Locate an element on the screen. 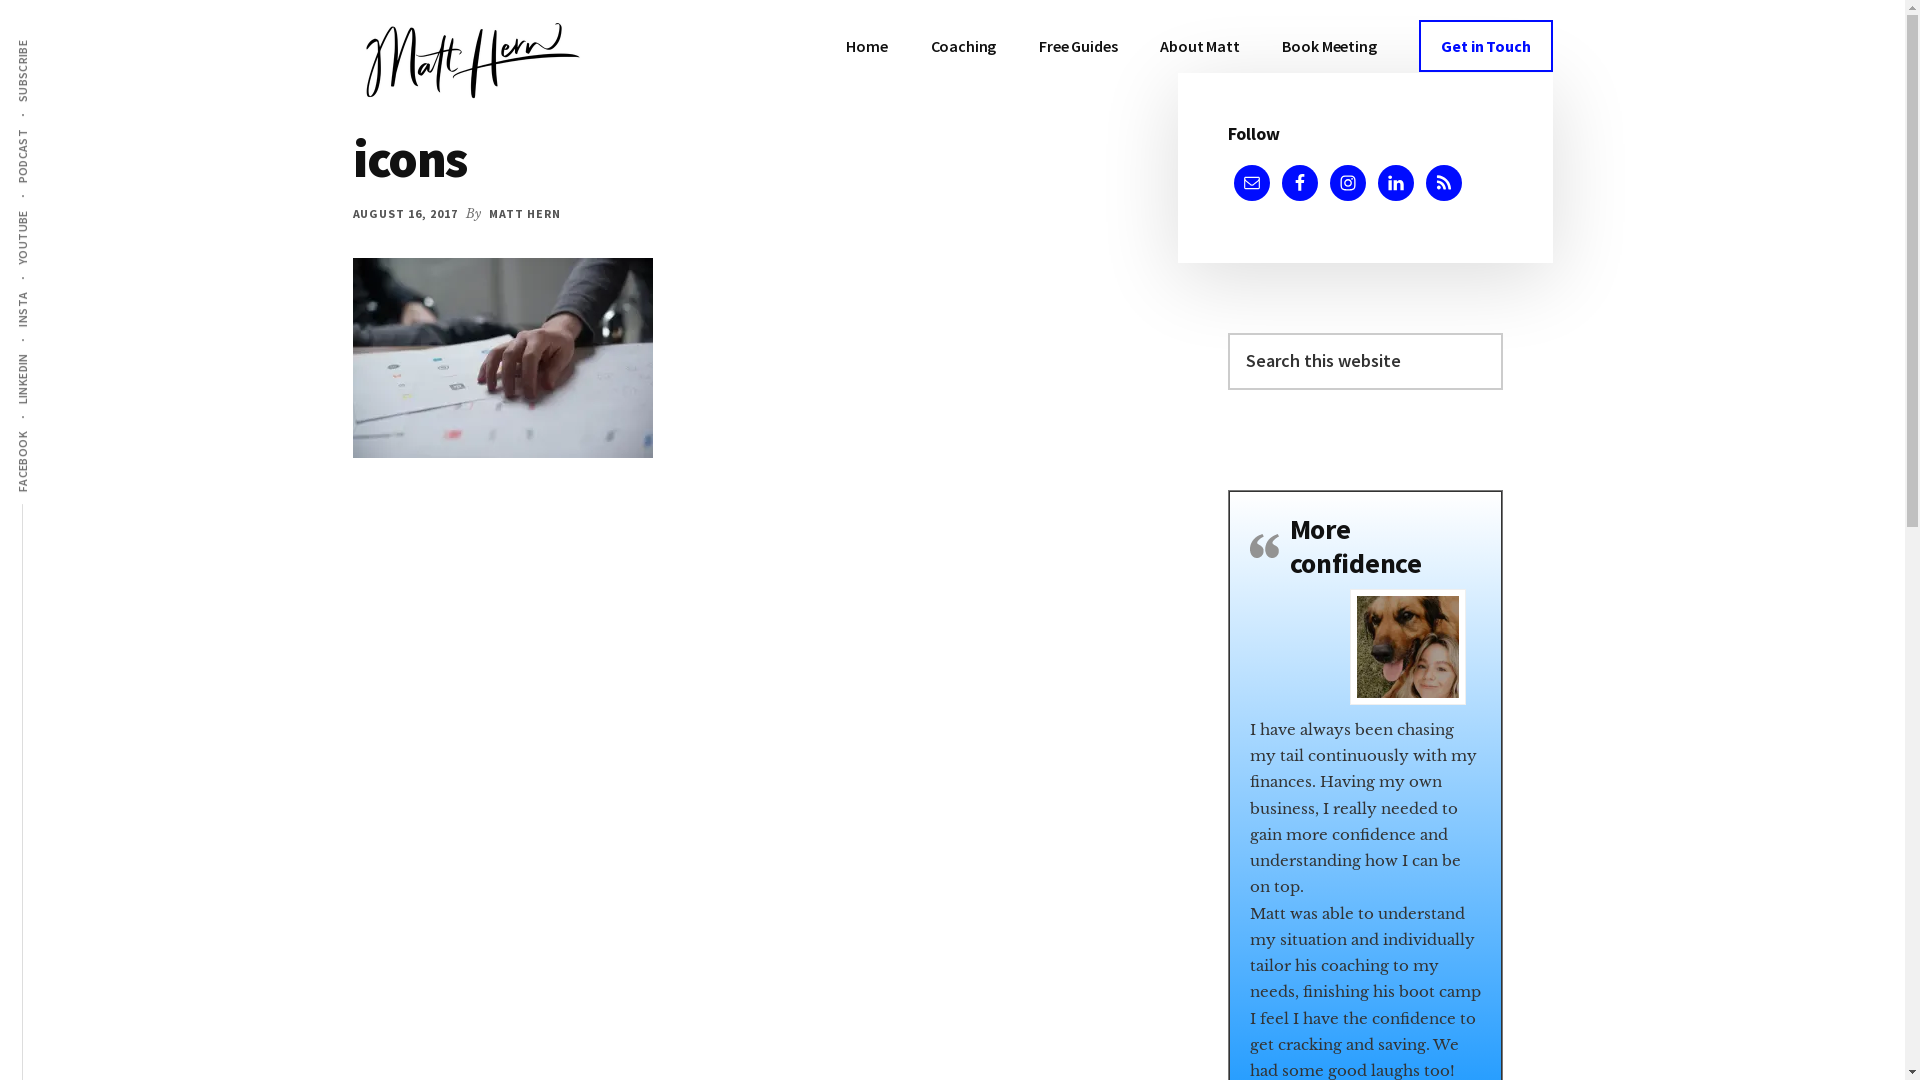 The height and width of the screenshot is (1080, 1920). 'LINKEDIN' is located at coordinates (49, 351).